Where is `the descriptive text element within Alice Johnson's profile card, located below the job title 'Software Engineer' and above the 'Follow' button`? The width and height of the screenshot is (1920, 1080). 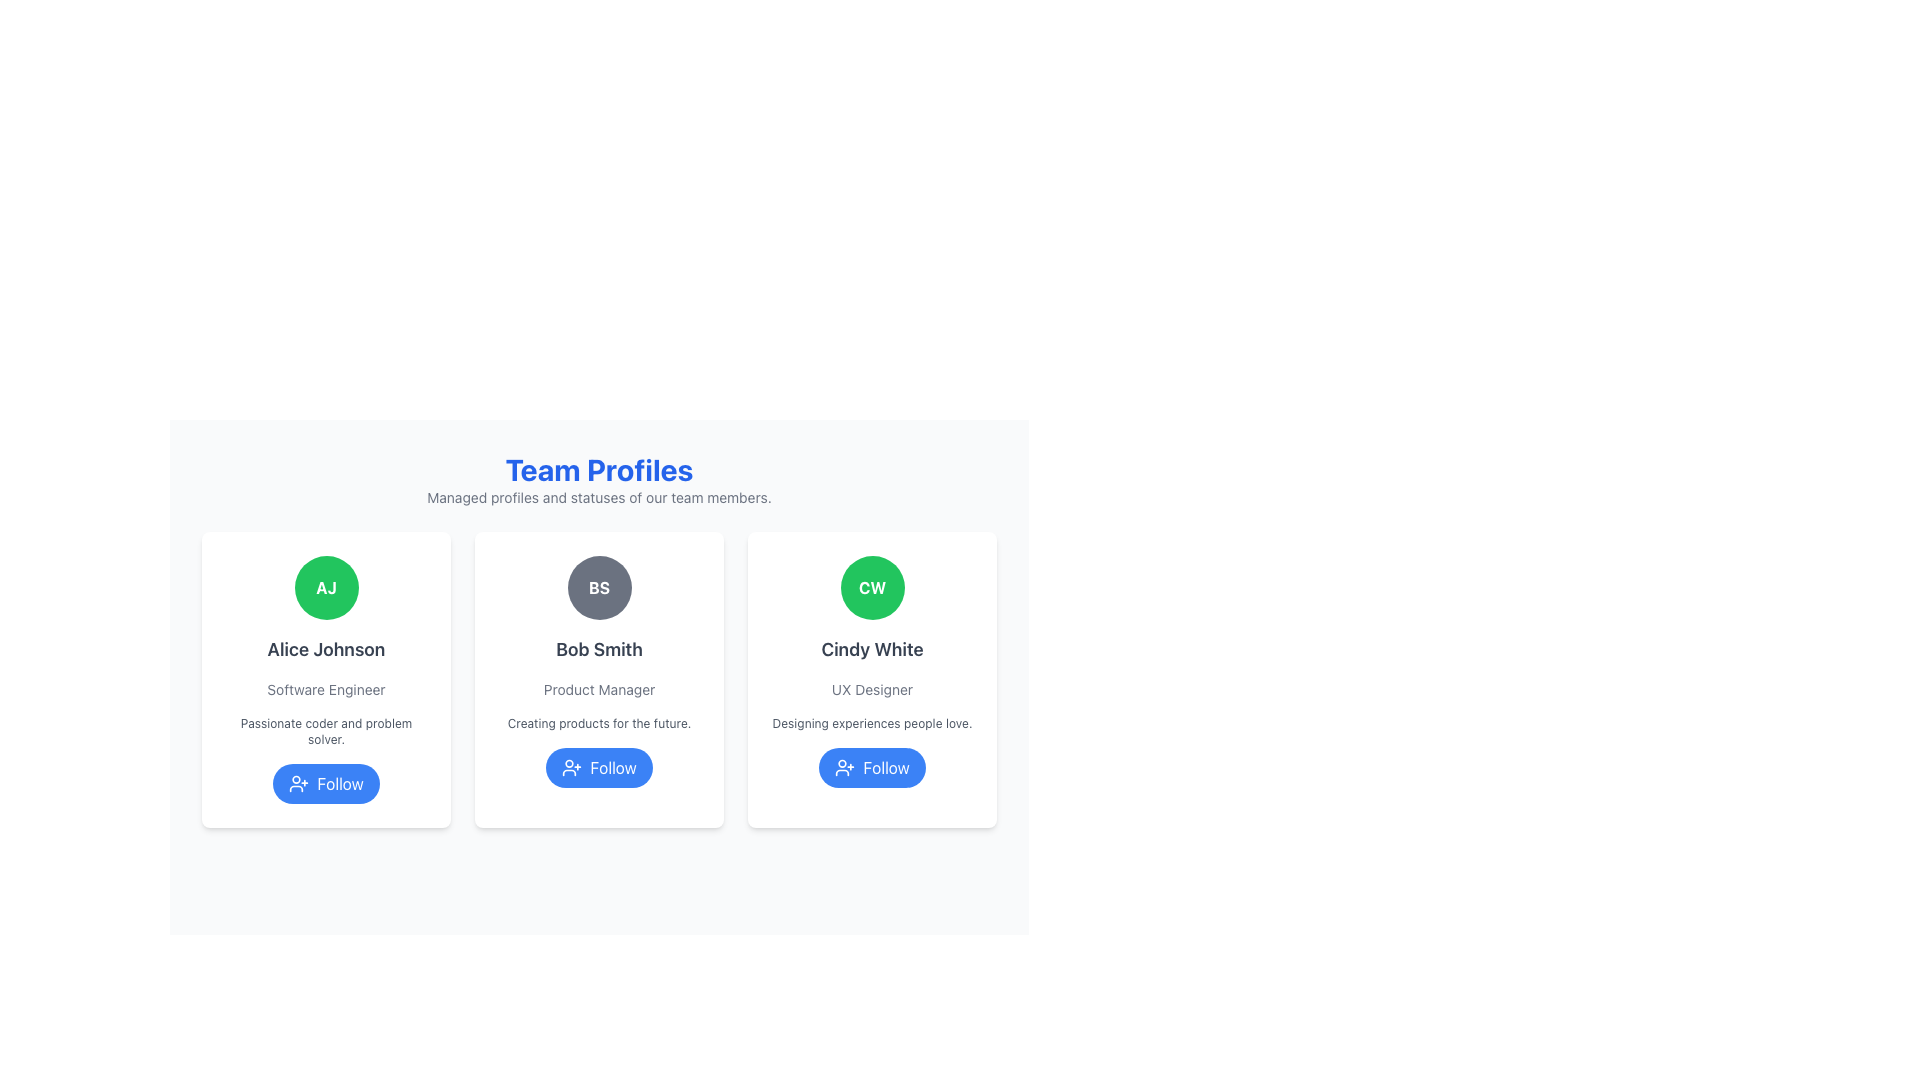
the descriptive text element within Alice Johnson's profile card, located below the job title 'Software Engineer' and above the 'Follow' button is located at coordinates (326, 732).